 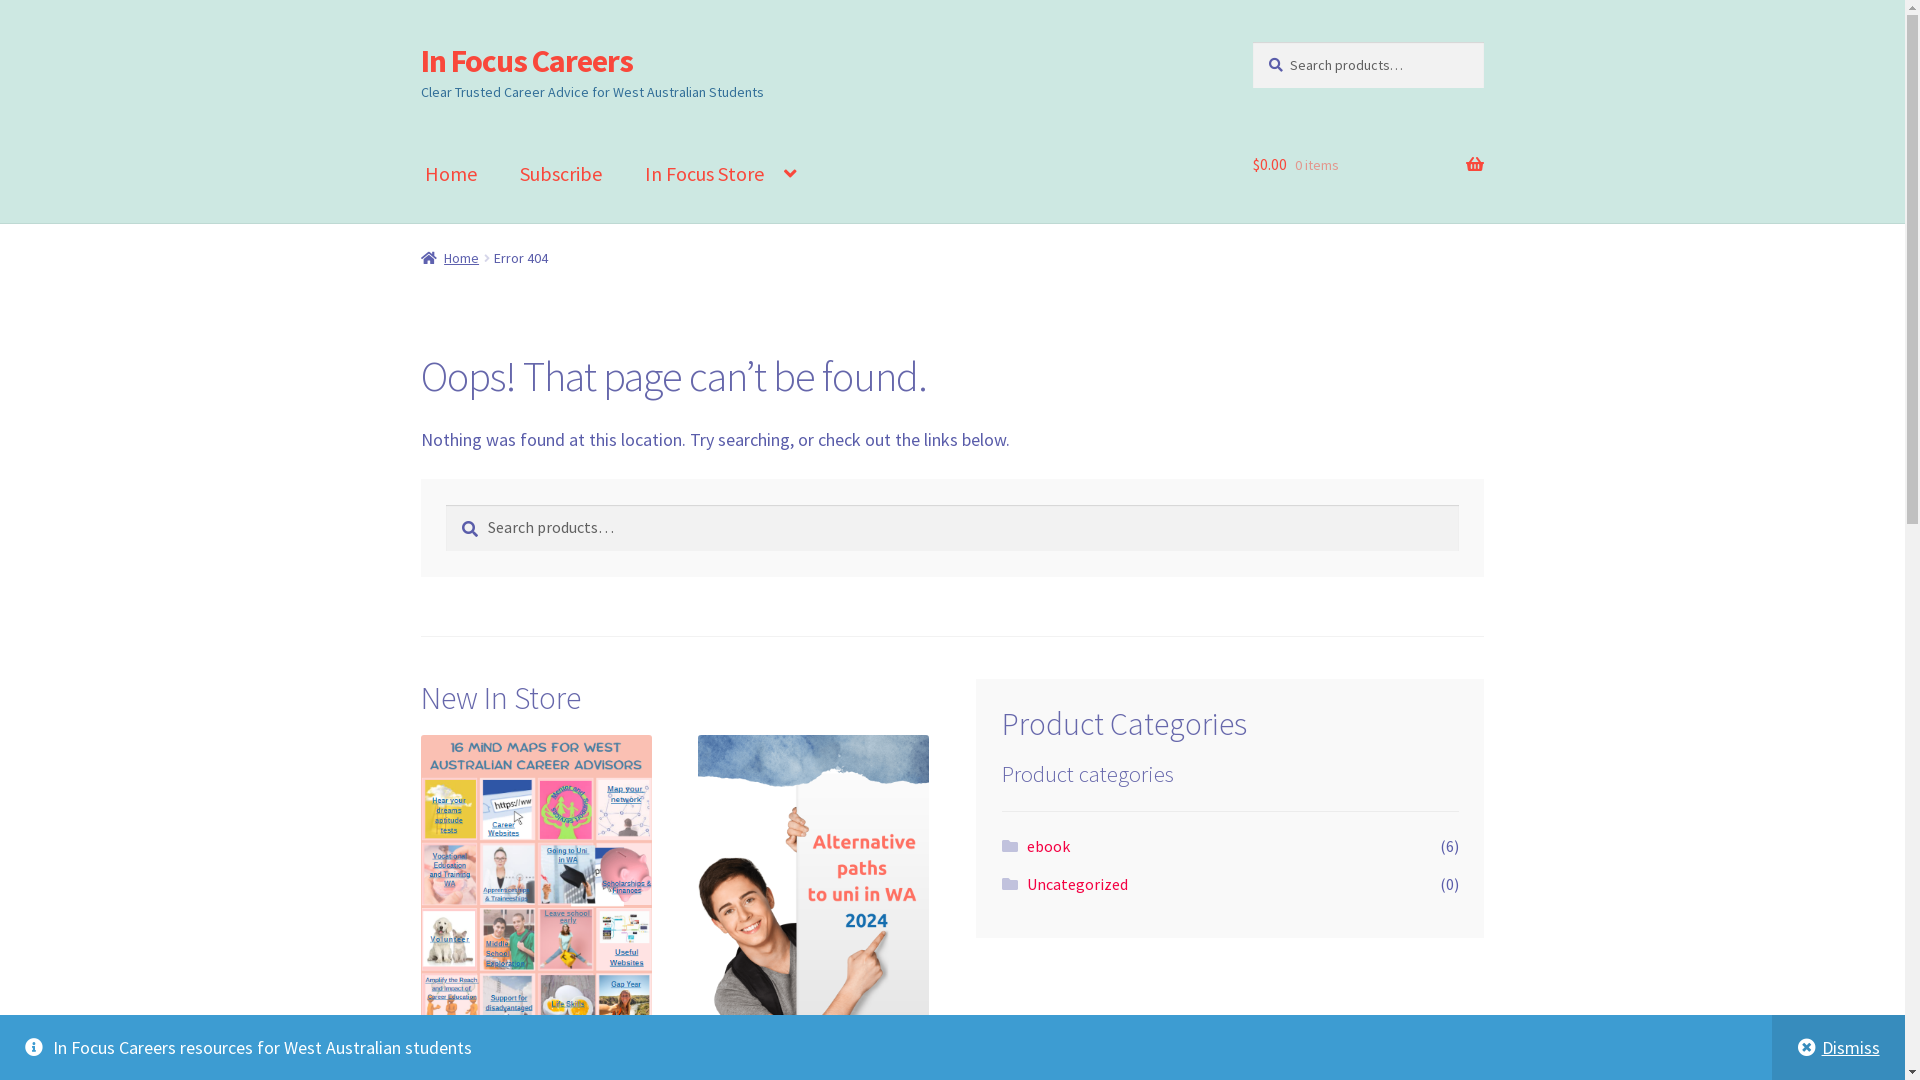 I want to click on 'Home', so click(x=450, y=173).